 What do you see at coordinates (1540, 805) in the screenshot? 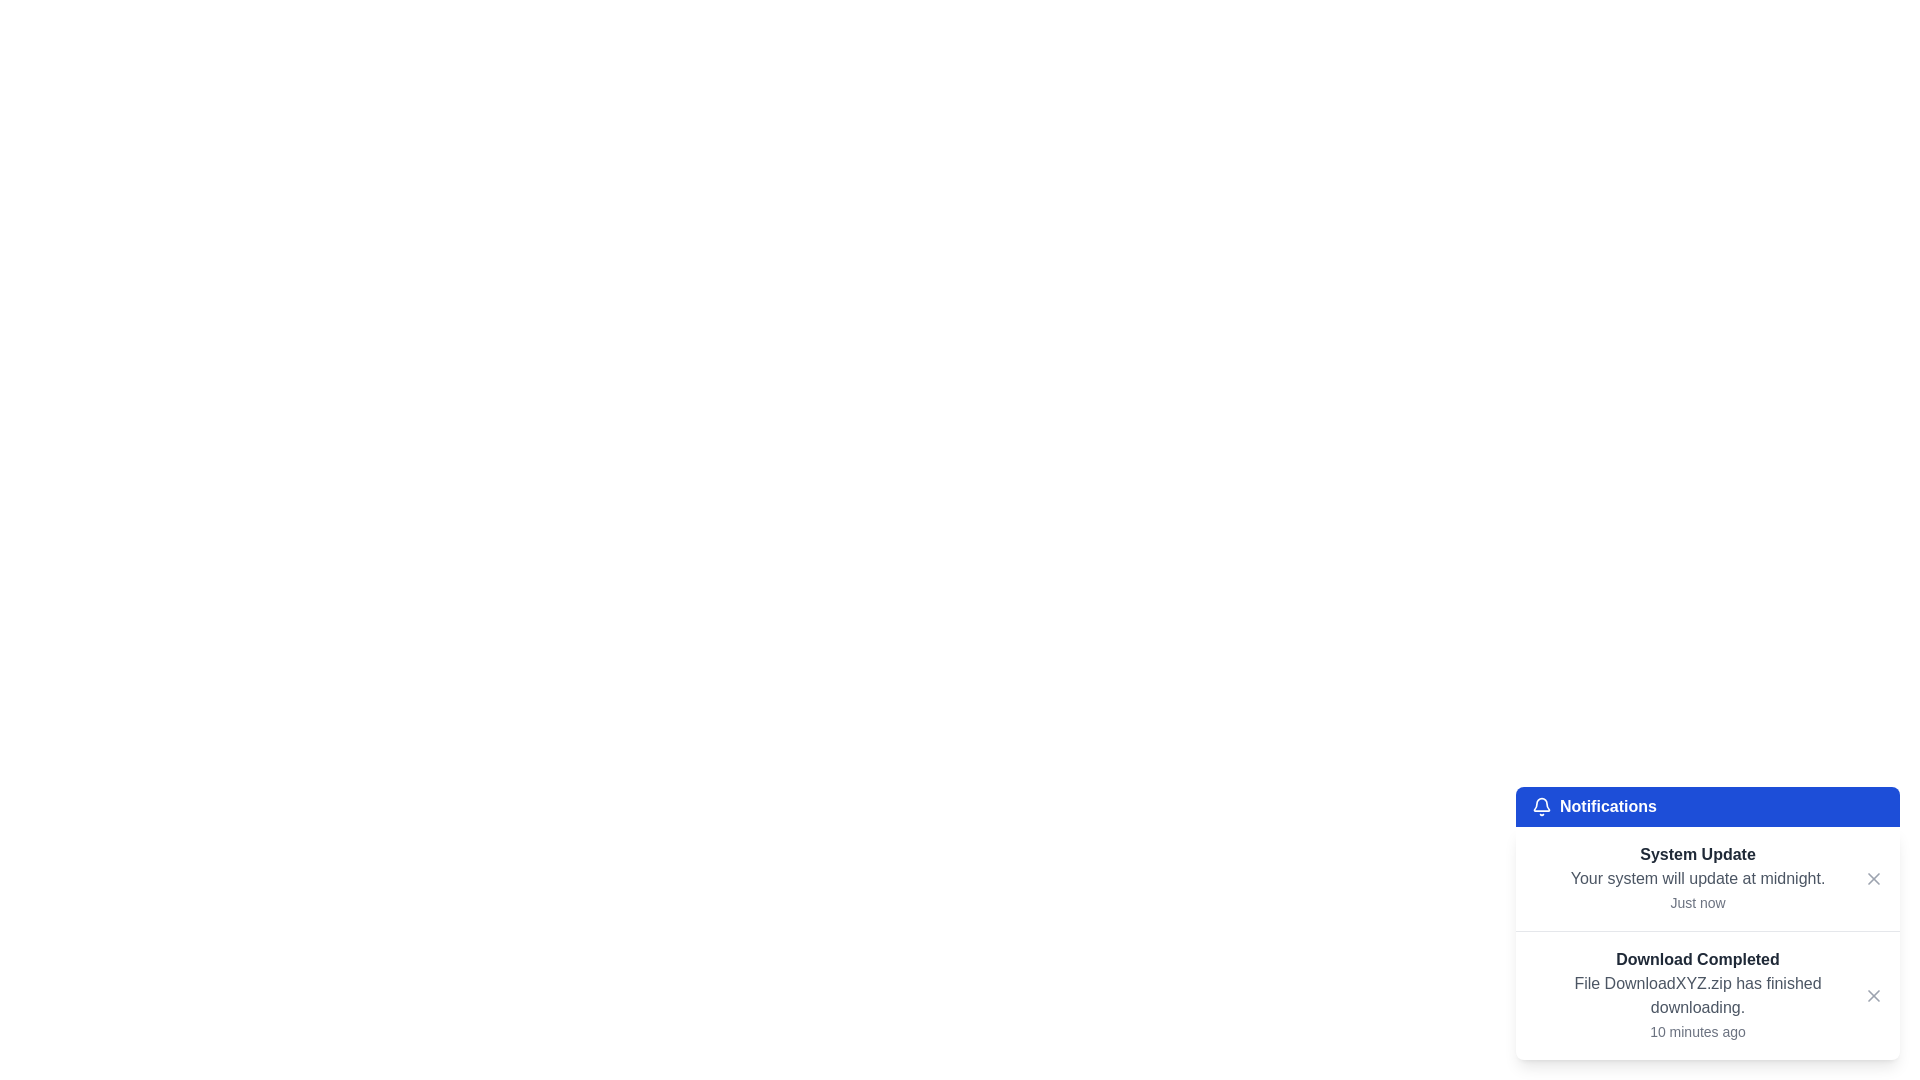
I see `the bell icon styled as a notification symbol located in the top-left corner of the blue header section labeled 'Notifications.'` at bounding box center [1540, 805].